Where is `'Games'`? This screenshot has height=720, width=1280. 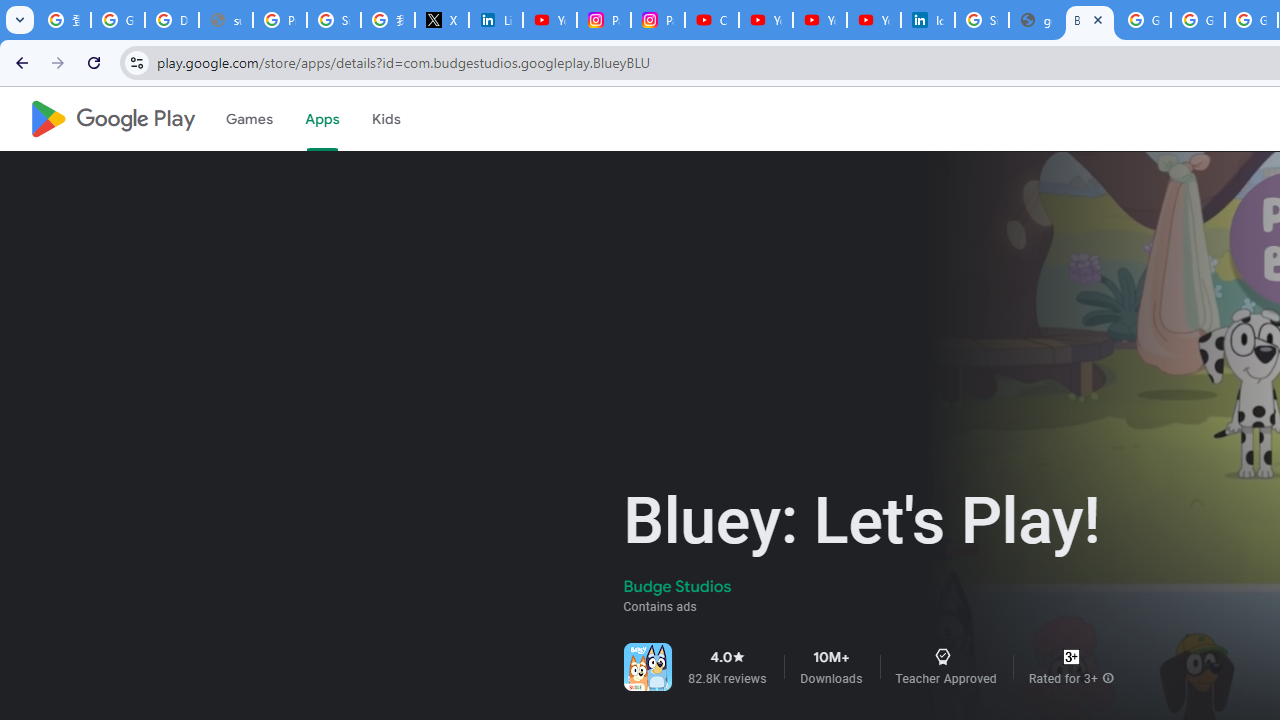 'Games' is located at coordinates (247, 119).